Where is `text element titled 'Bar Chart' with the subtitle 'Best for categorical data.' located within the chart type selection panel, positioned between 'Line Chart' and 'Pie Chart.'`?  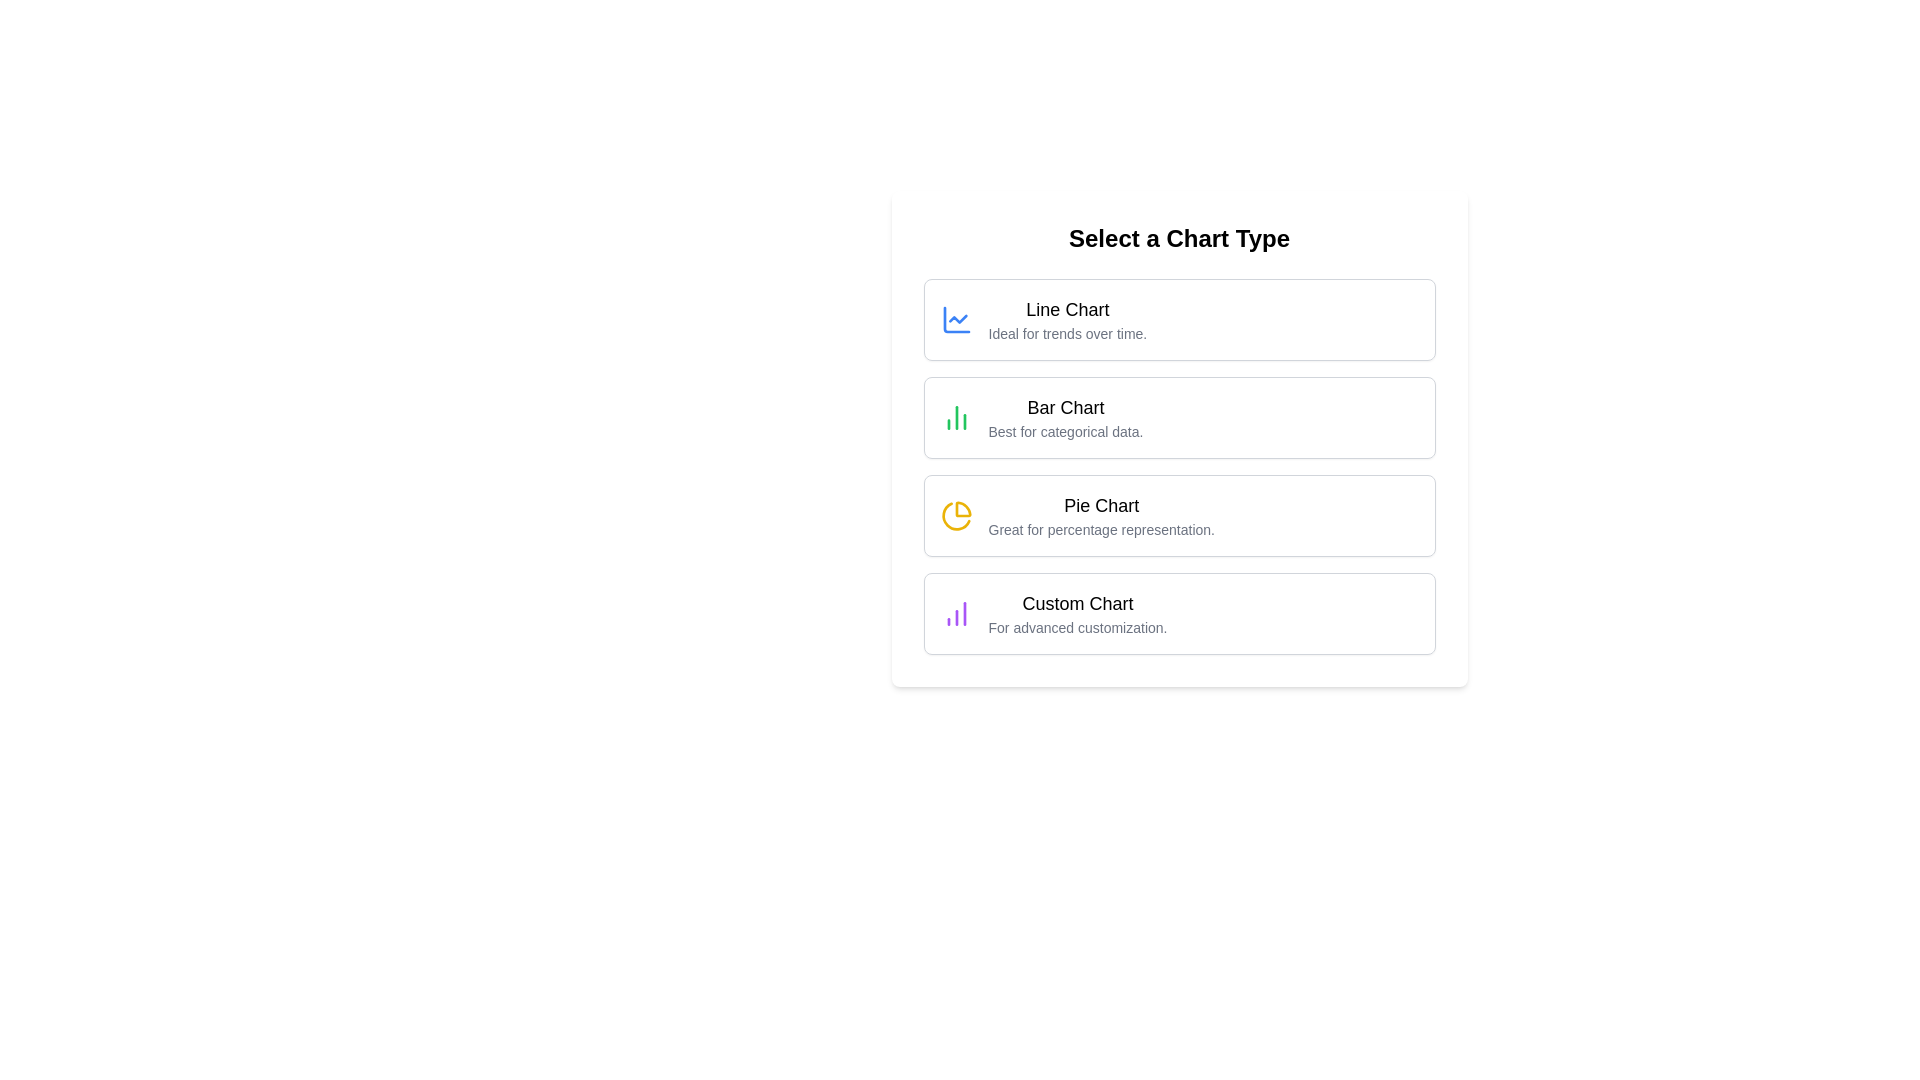 text element titled 'Bar Chart' with the subtitle 'Best for categorical data.' located within the chart type selection panel, positioned between 'Line Chart' and 'Pie Chart.' is located at coordinates (1064, 416).